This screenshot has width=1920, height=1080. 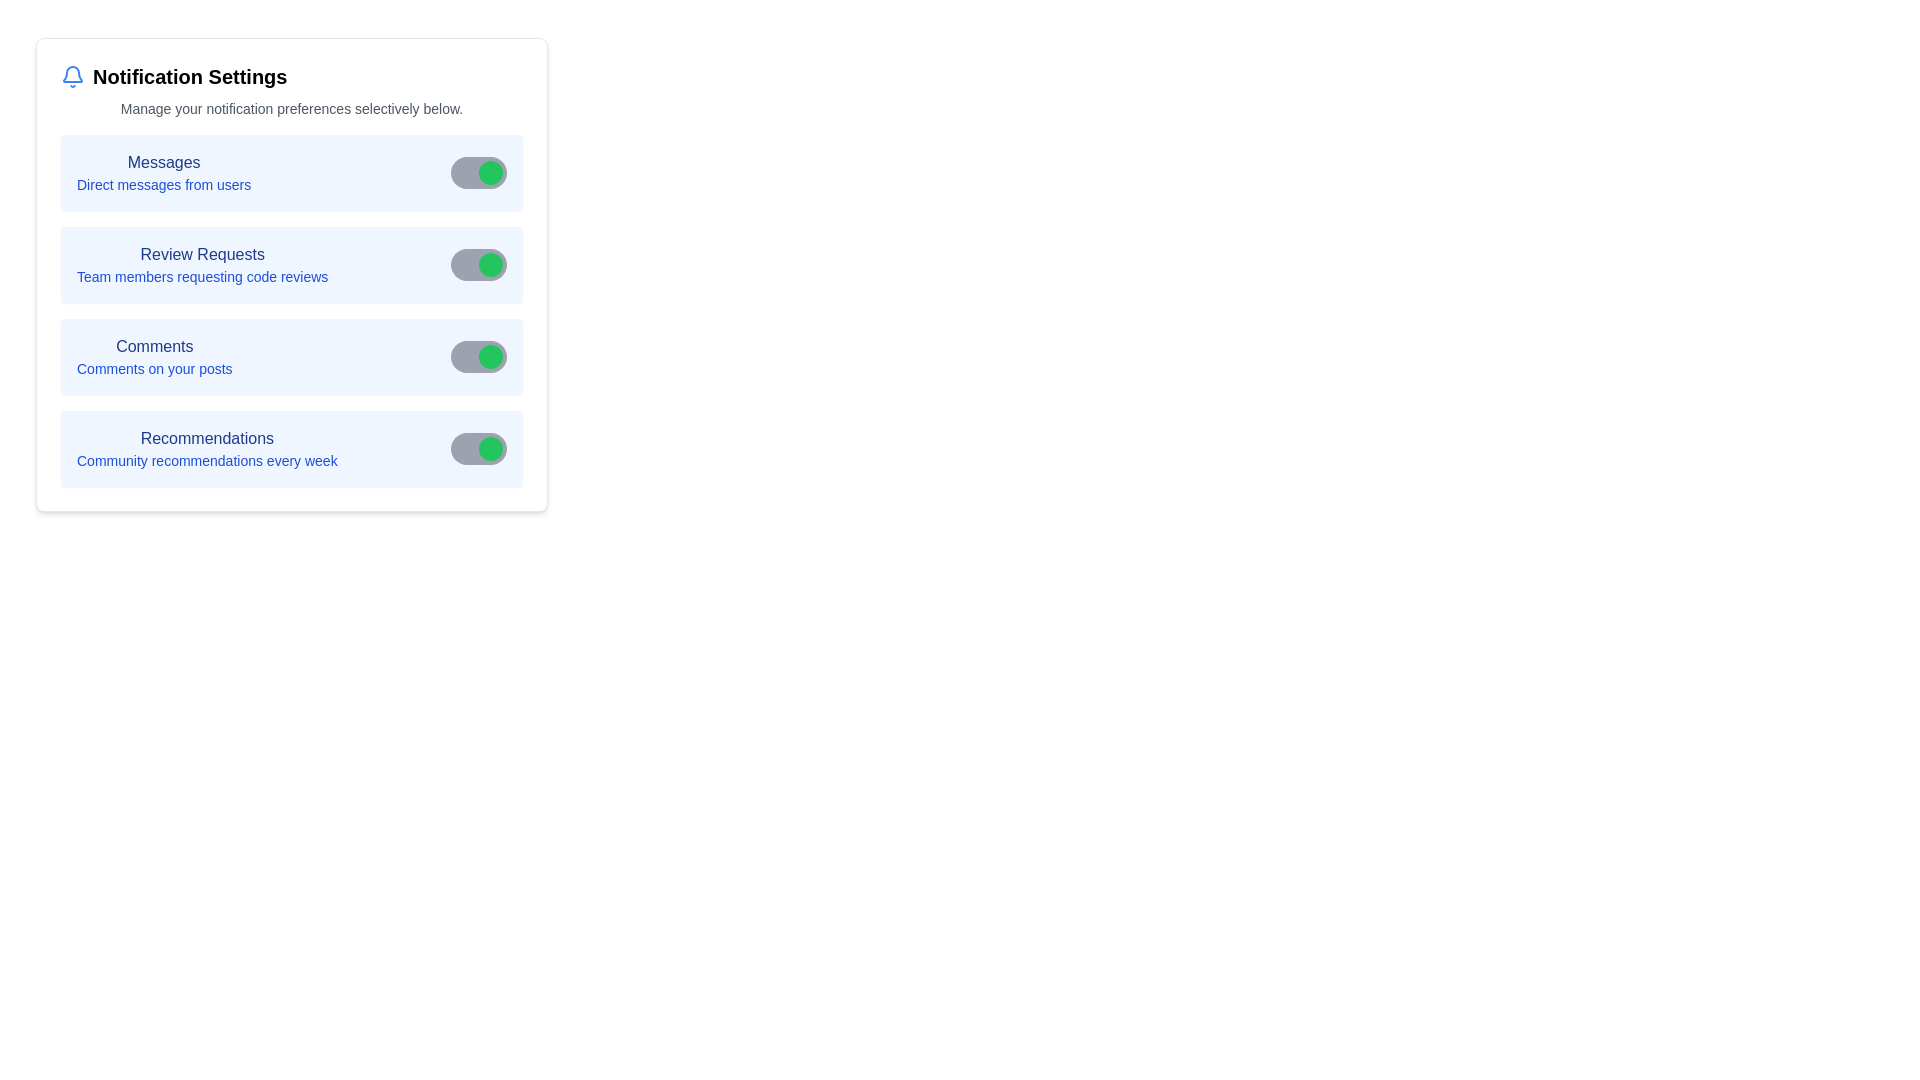 I want to click on the 'Recommendations' label text, which features a bold header in dark blue and a lighter blue subtitle on a light blue background, located as the fourth item in the notification settings list, so click(x=207, y=447).